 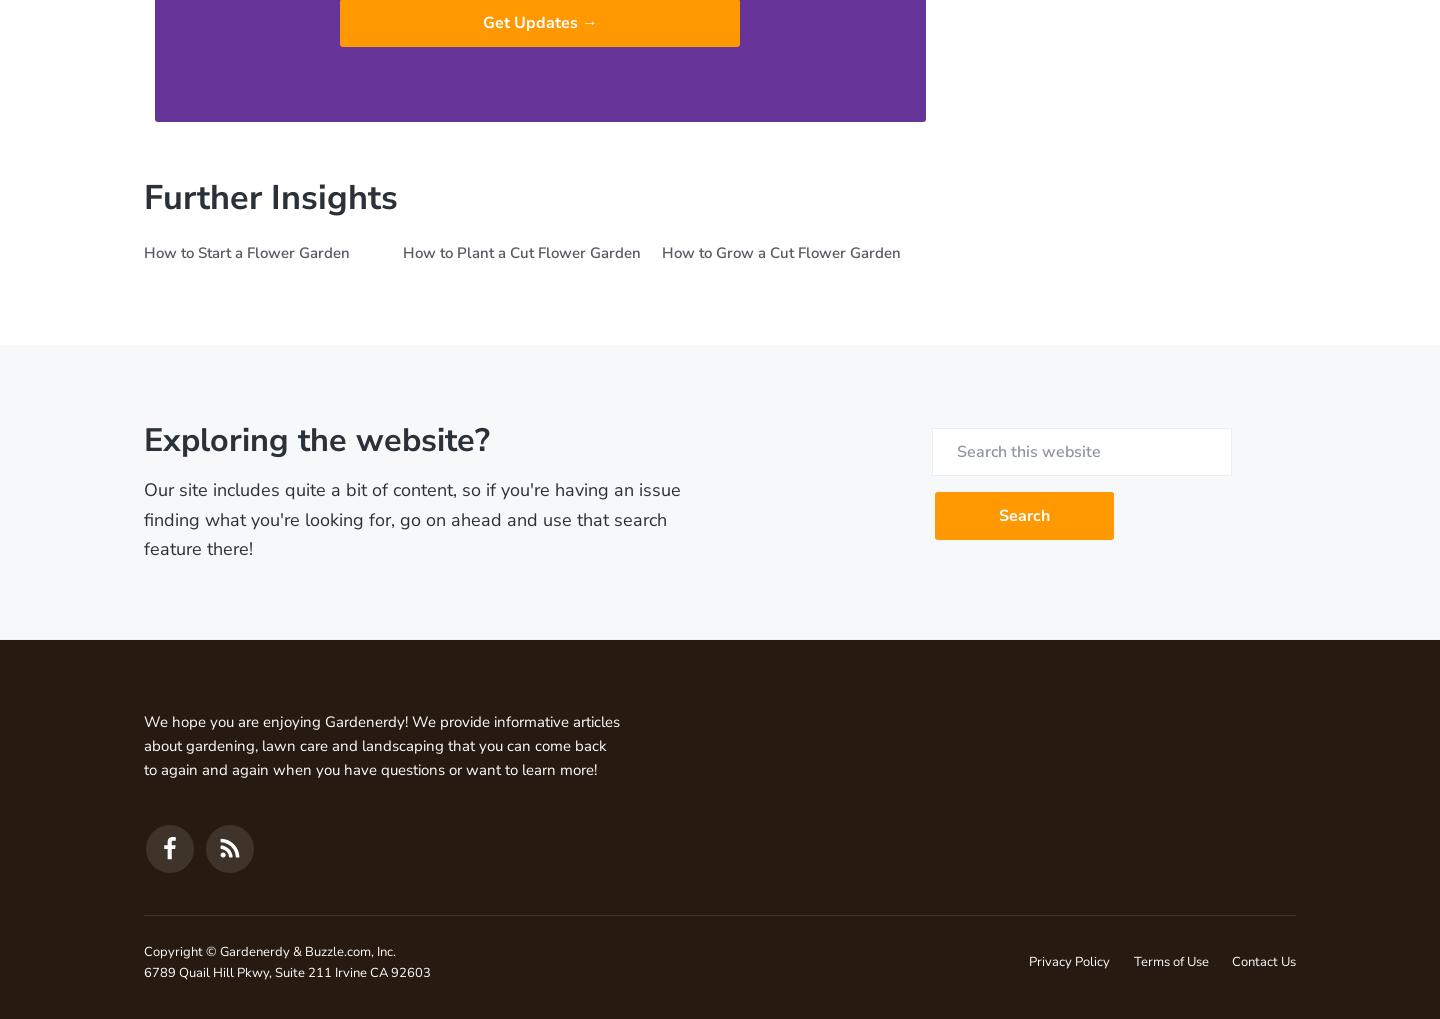 I want to click on 'Privacy Policy', so click(x=1069, y=961).